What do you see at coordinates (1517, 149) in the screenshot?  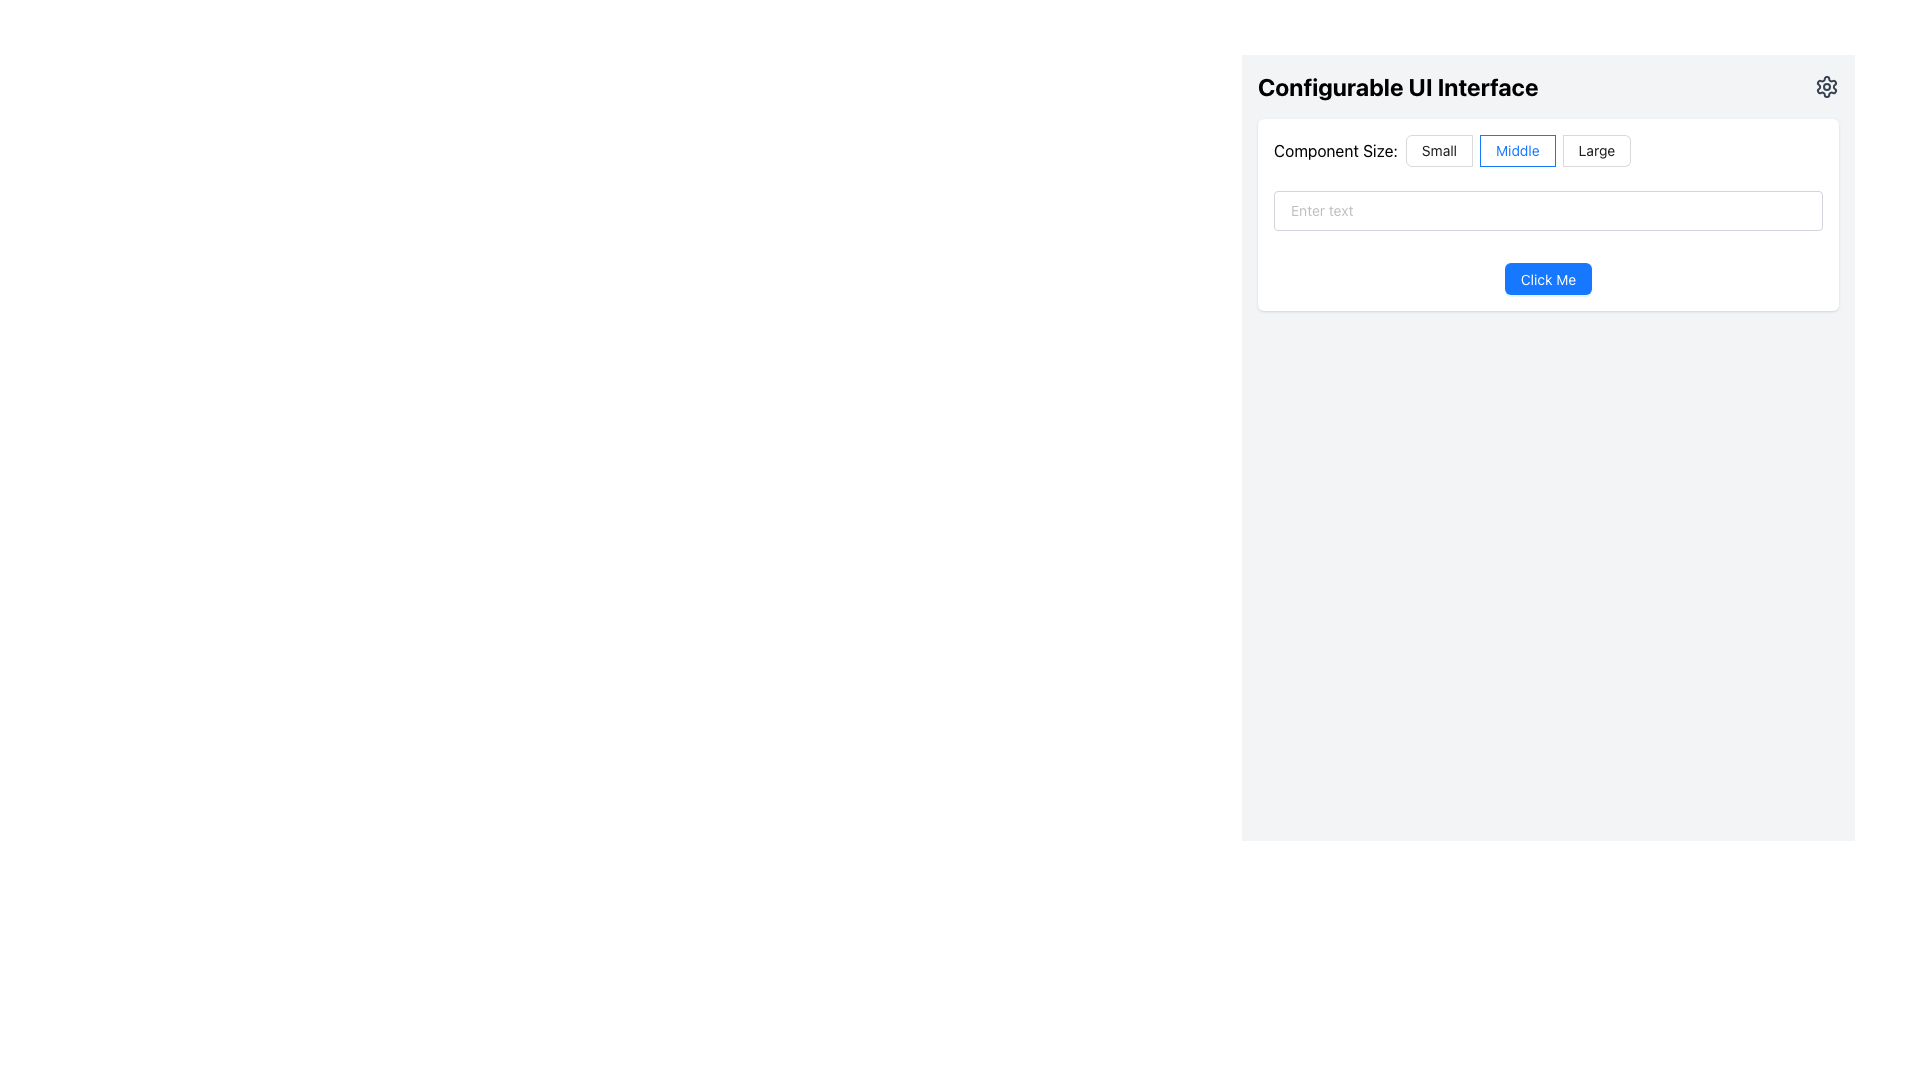 I see `the 'Middle' size radio button styled as a button` at bounding box center [1517, 149].